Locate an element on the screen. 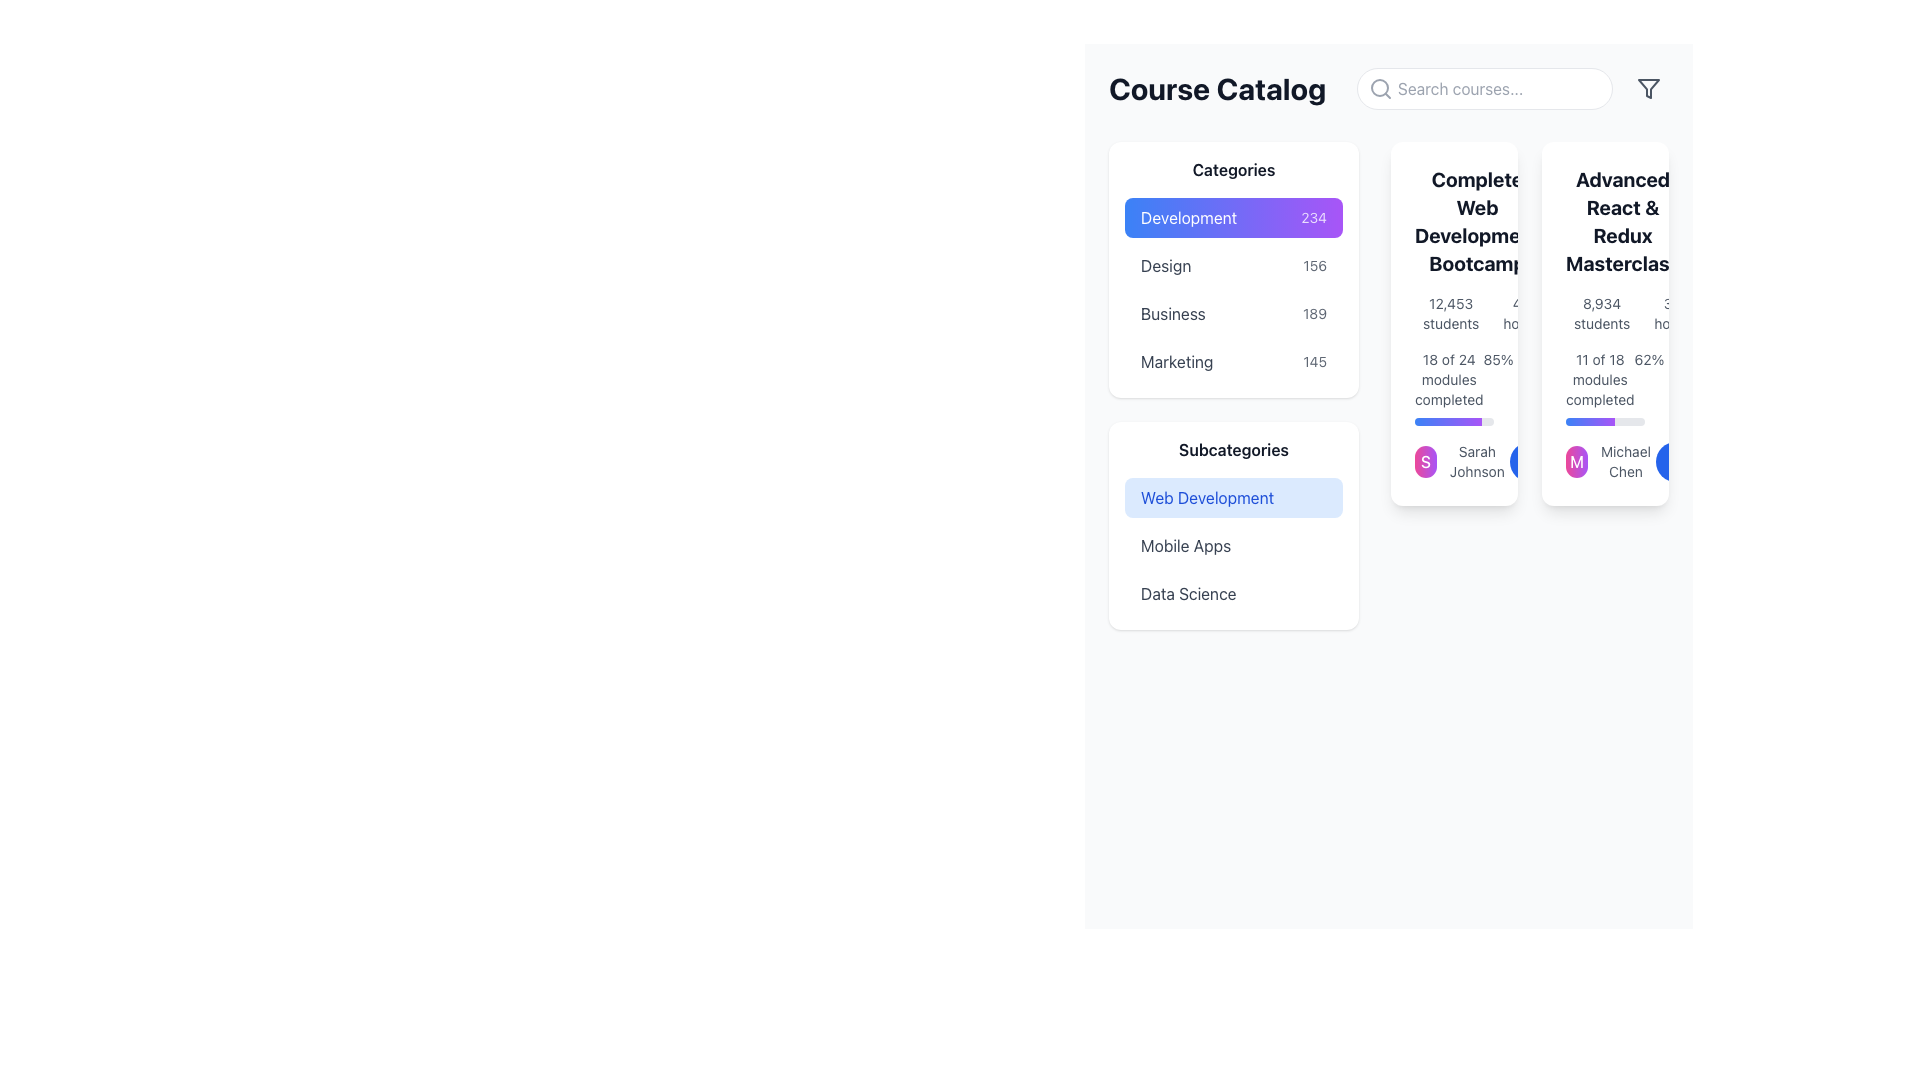  the small text displaying the number '156', which is aligned to the right of the word 'Design' in the upper region of the 'Categories' section is located at coordinates (1315, 265).